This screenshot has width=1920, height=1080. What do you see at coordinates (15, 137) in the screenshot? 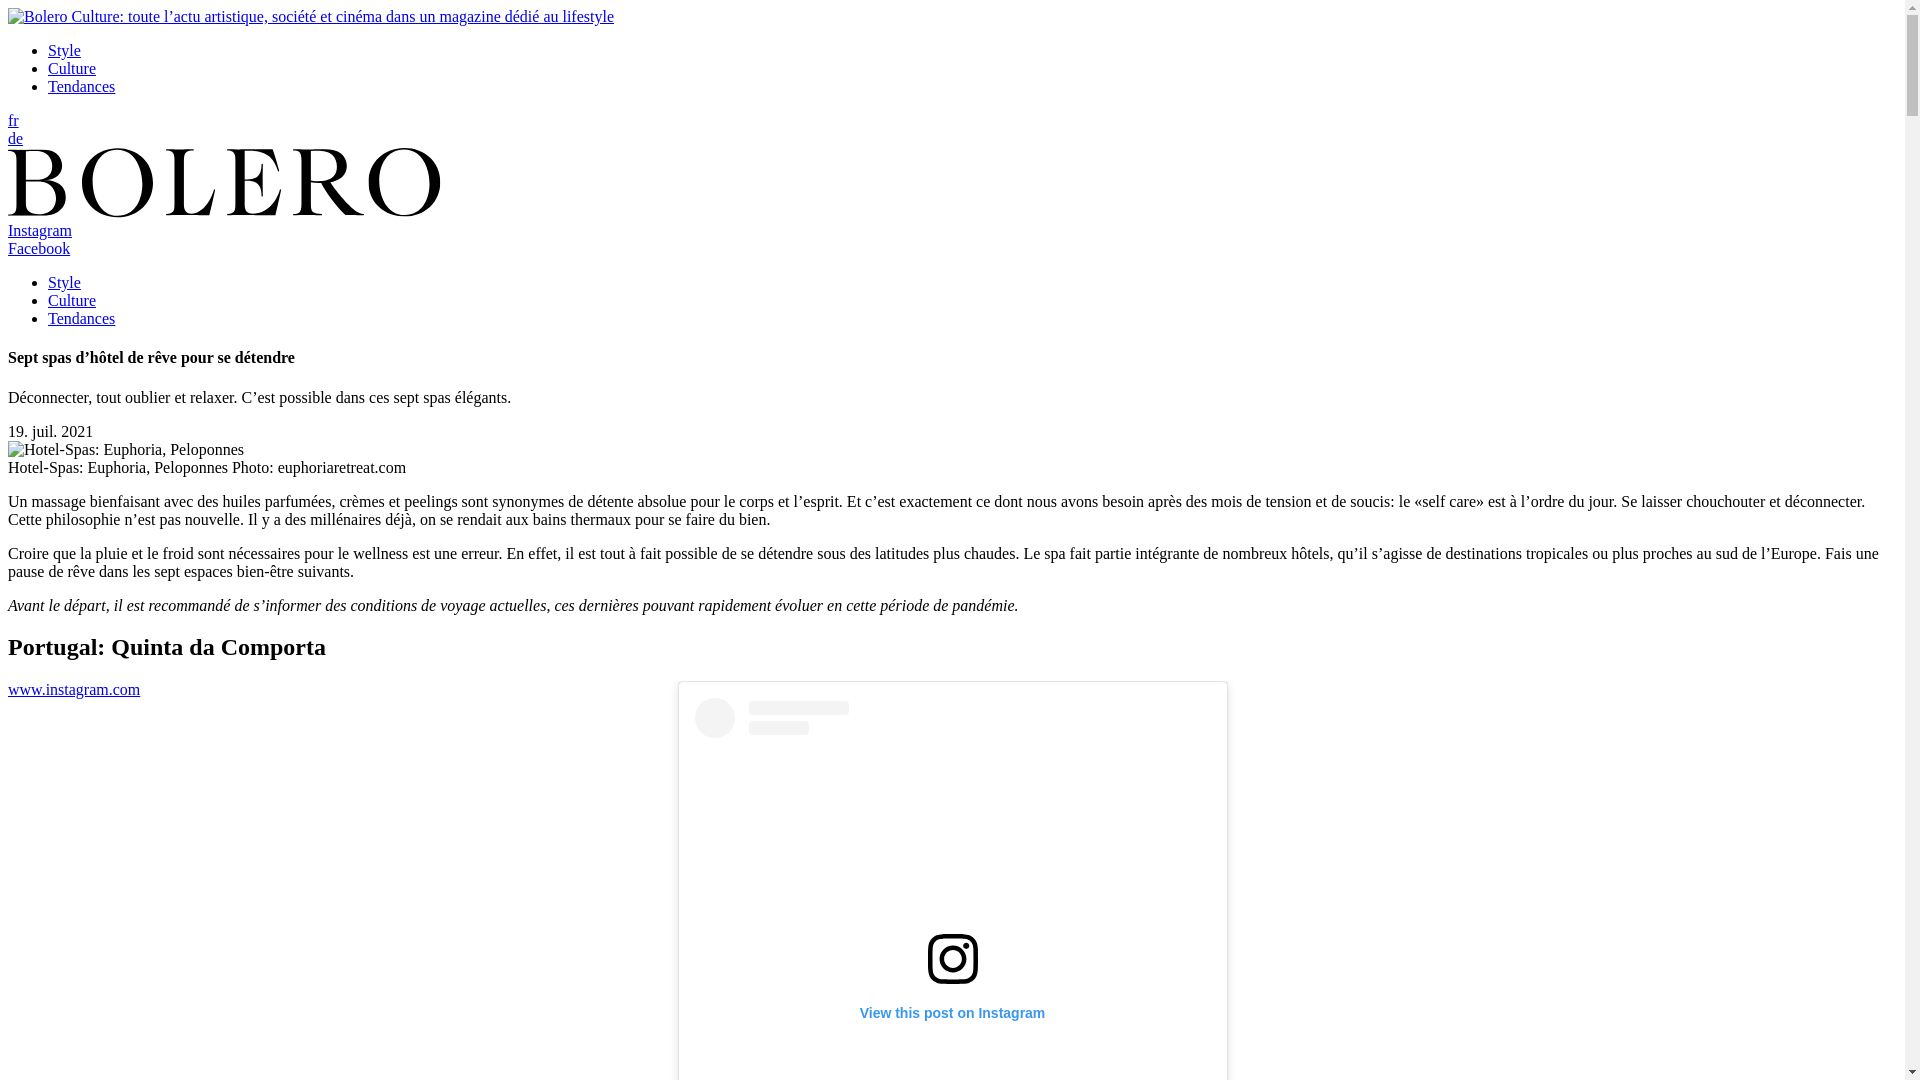
I see `'de'` at bounding box center [15, 137].